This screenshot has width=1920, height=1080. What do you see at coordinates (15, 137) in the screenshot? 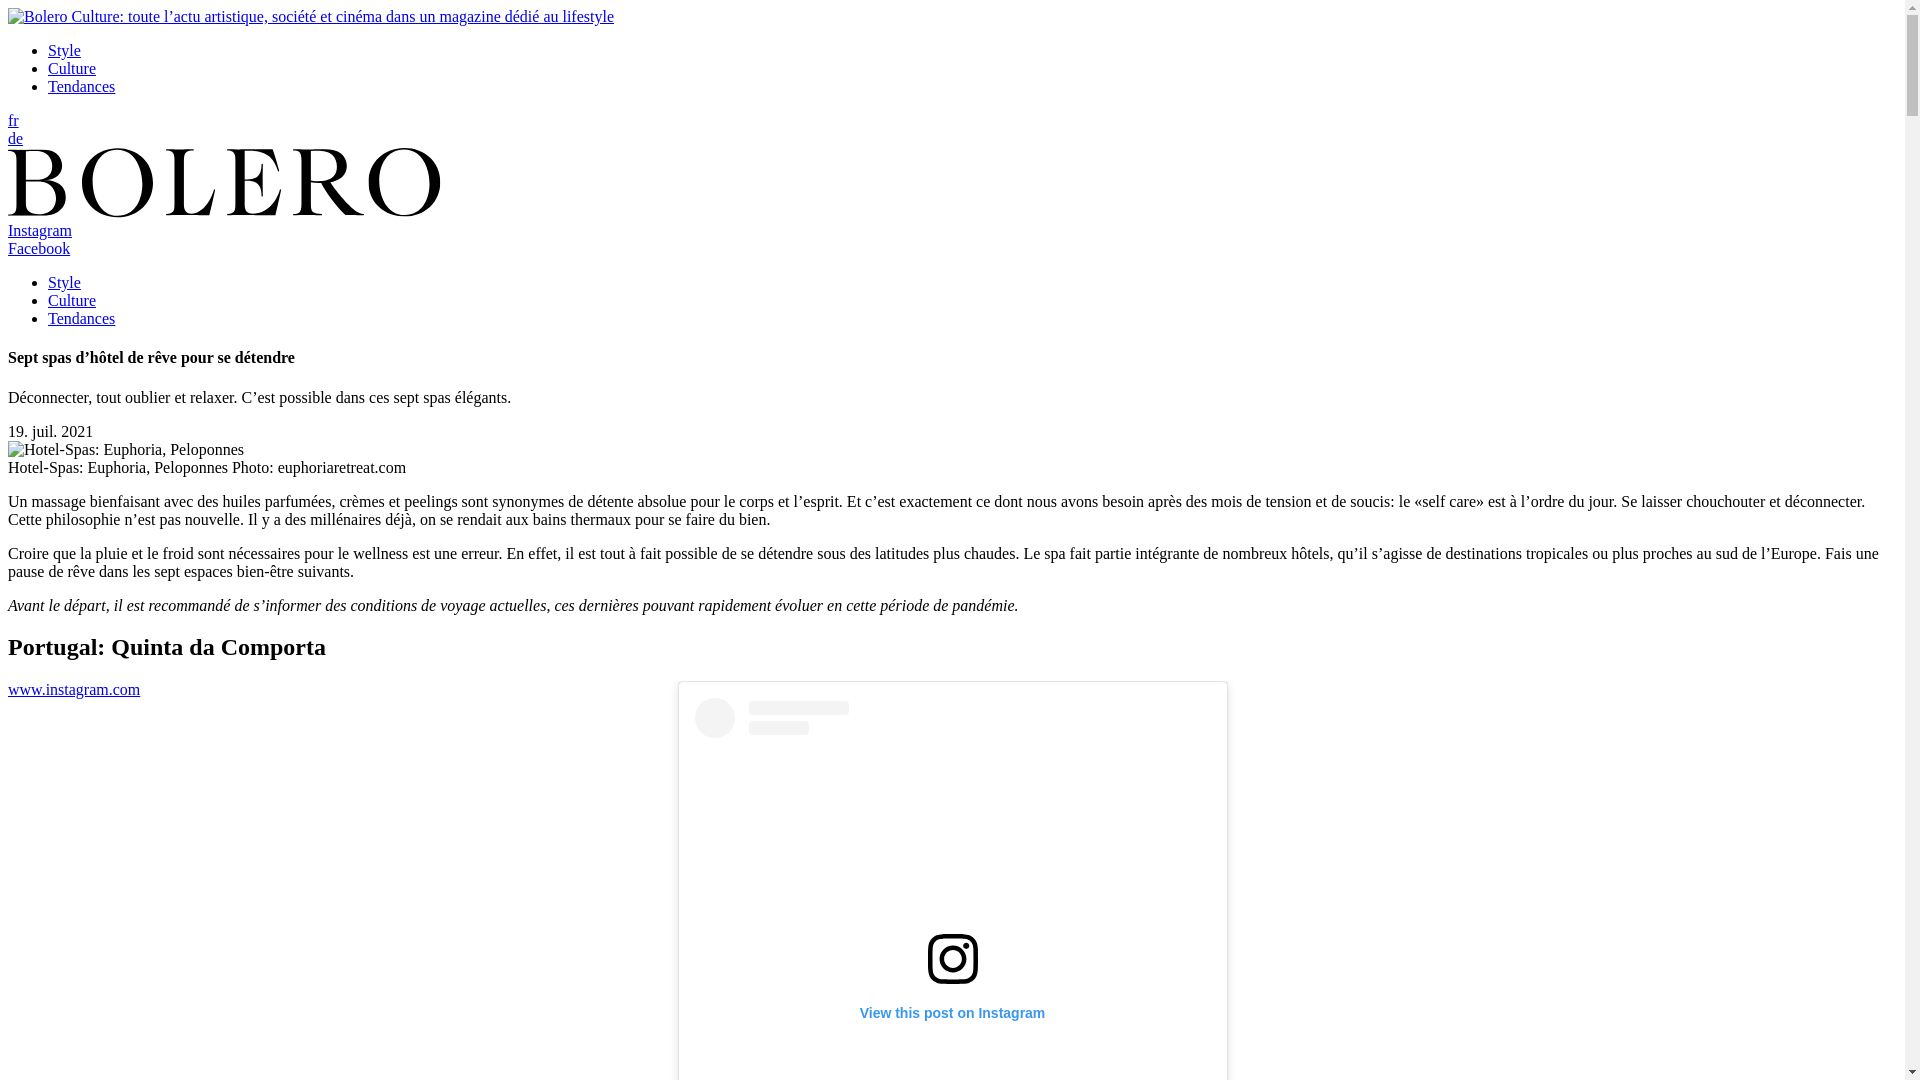
I see `'de'` at bounding box center [15, 137].